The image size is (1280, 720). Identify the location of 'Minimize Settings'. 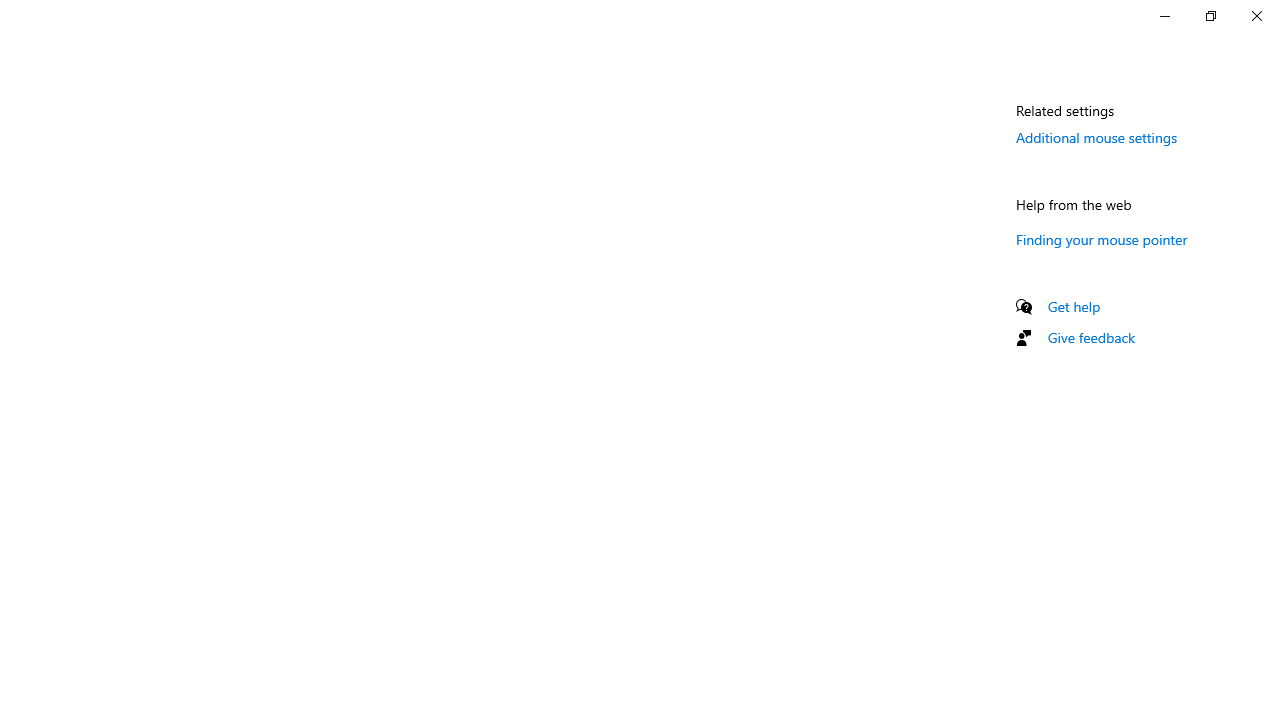
(1164, 15).